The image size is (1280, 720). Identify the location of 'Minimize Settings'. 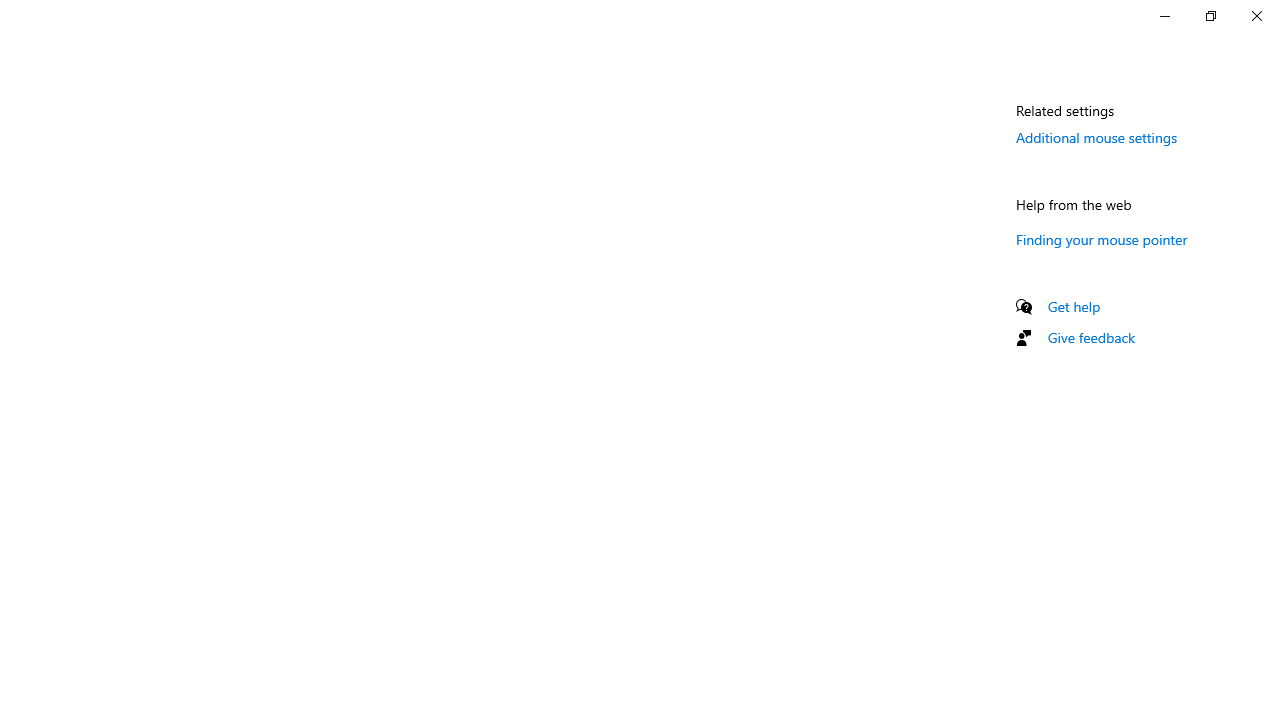
(1164, 15).